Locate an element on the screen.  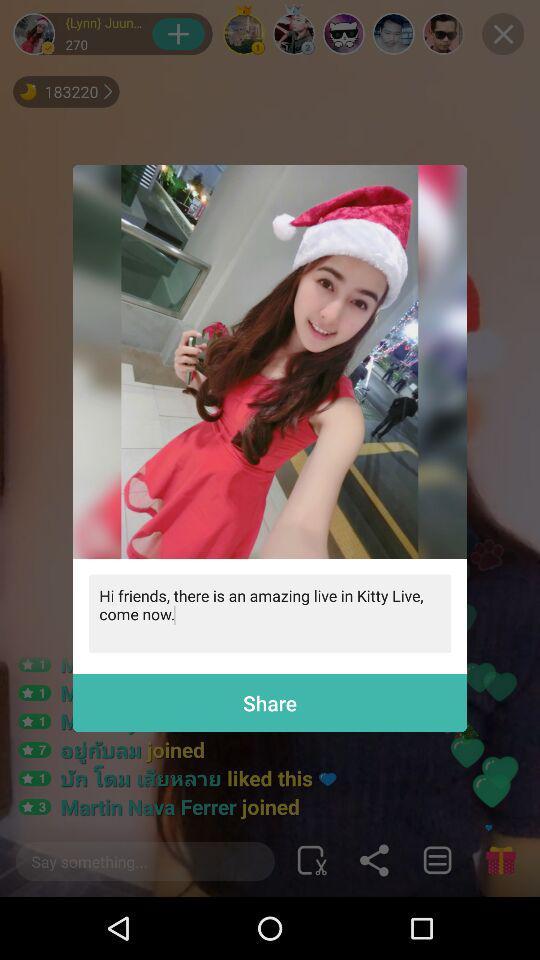
this live video is located at coordinates (270, 360).